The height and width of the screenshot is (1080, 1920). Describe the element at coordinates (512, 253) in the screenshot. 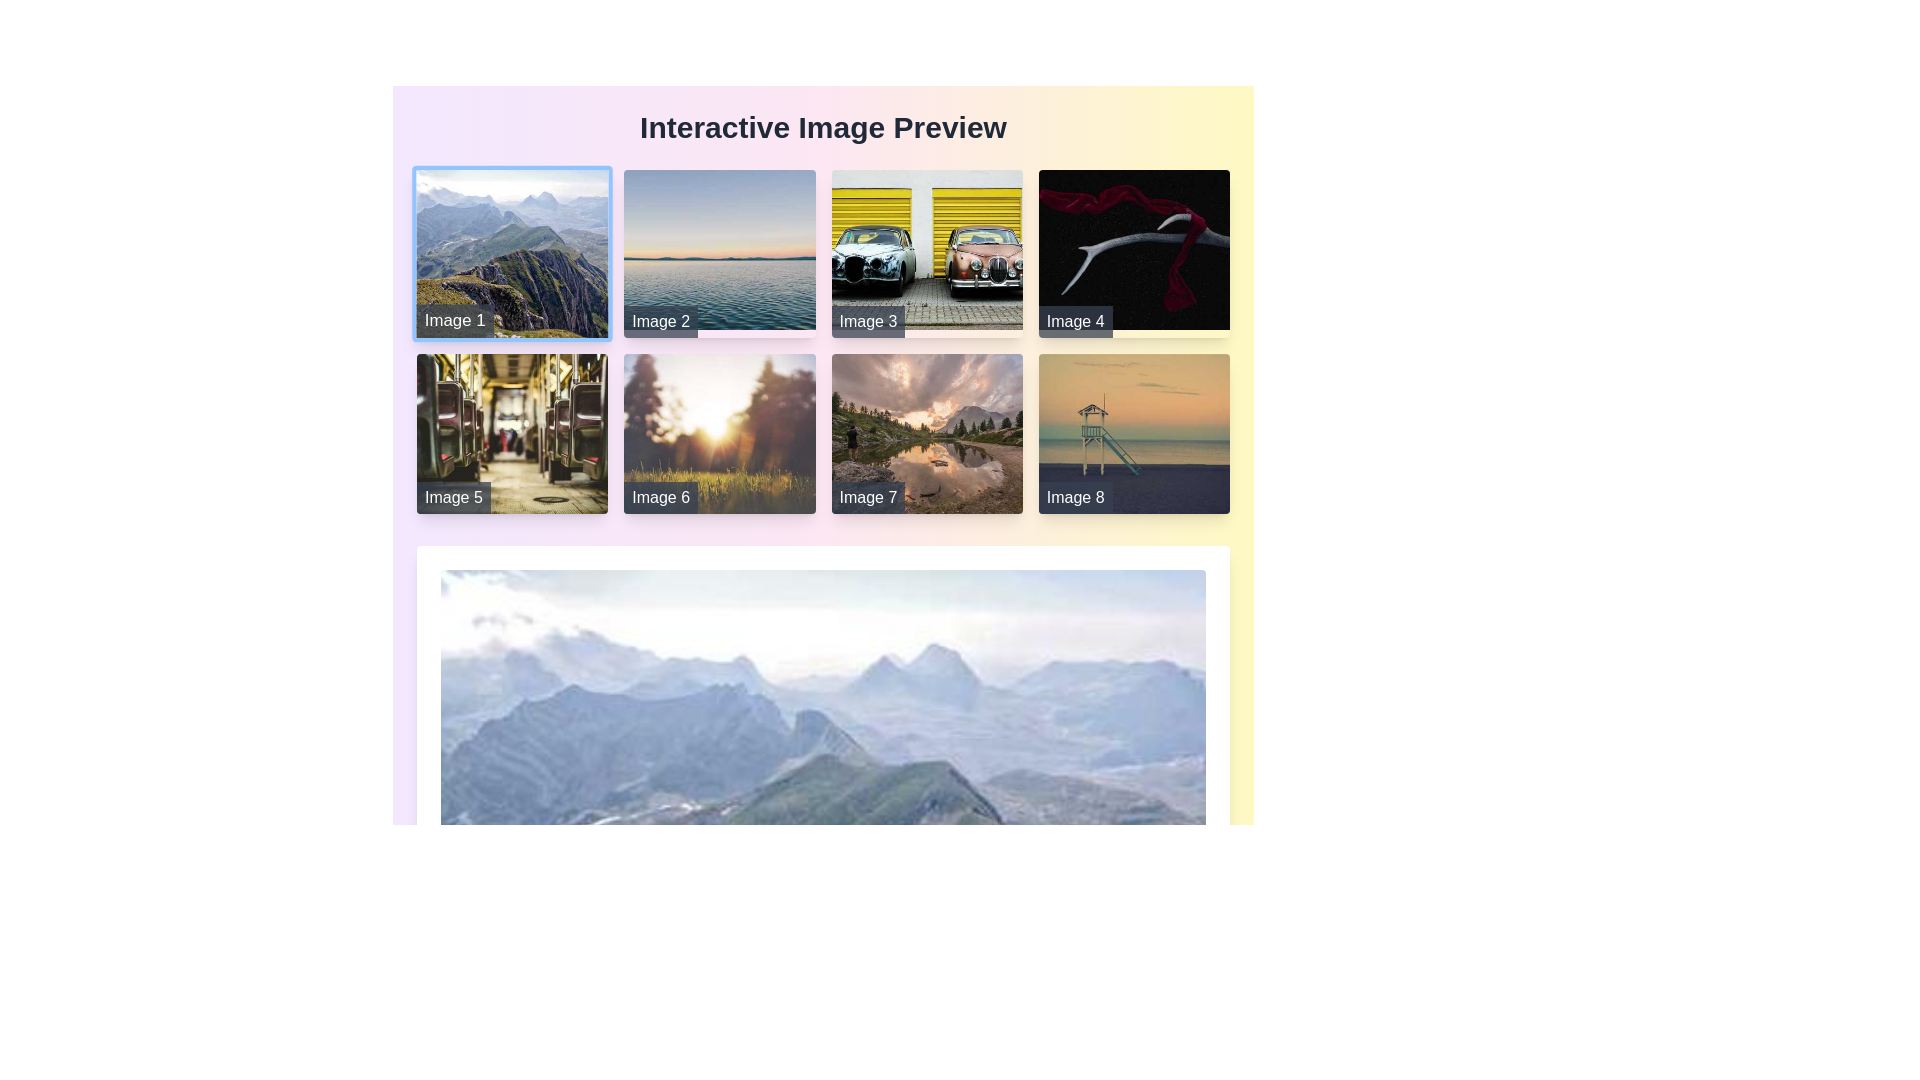

I see `the static image displaying 'Image 1' located in the first row and first column of the grid layout` at that location.